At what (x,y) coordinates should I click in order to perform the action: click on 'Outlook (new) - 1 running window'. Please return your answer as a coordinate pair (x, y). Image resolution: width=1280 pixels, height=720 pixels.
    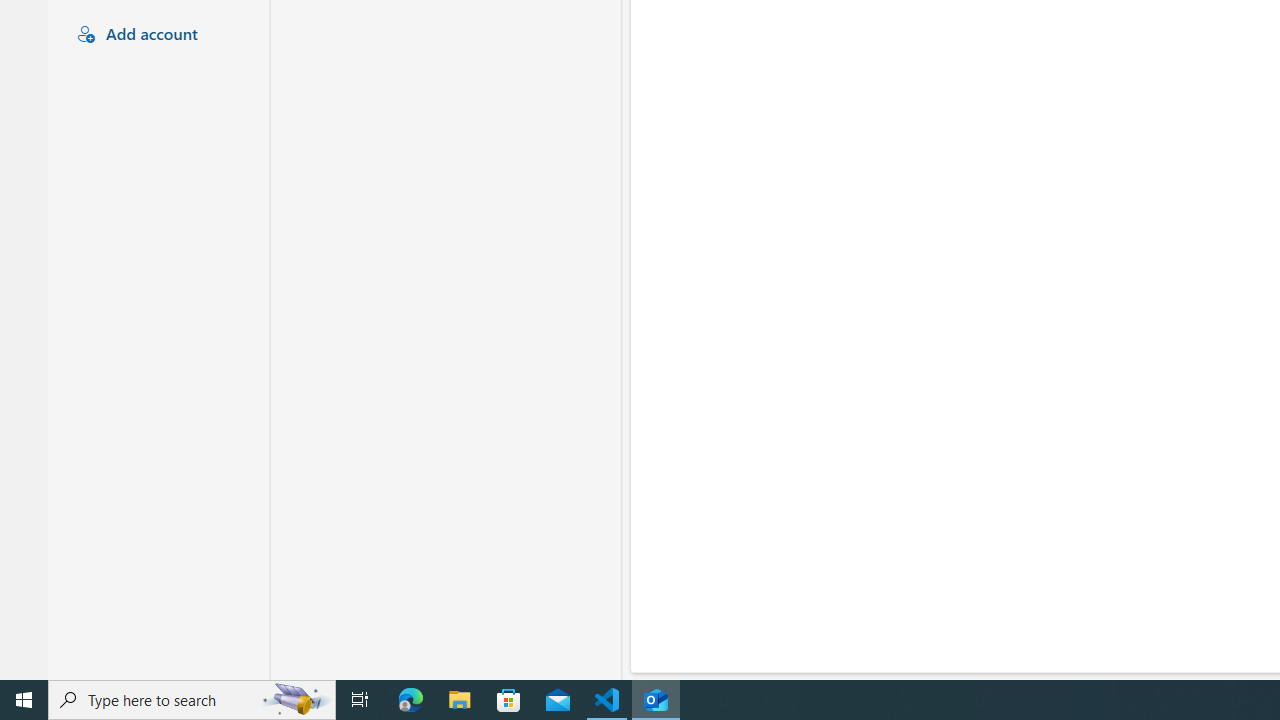
    Looking at the image, I should click on (656, 698).